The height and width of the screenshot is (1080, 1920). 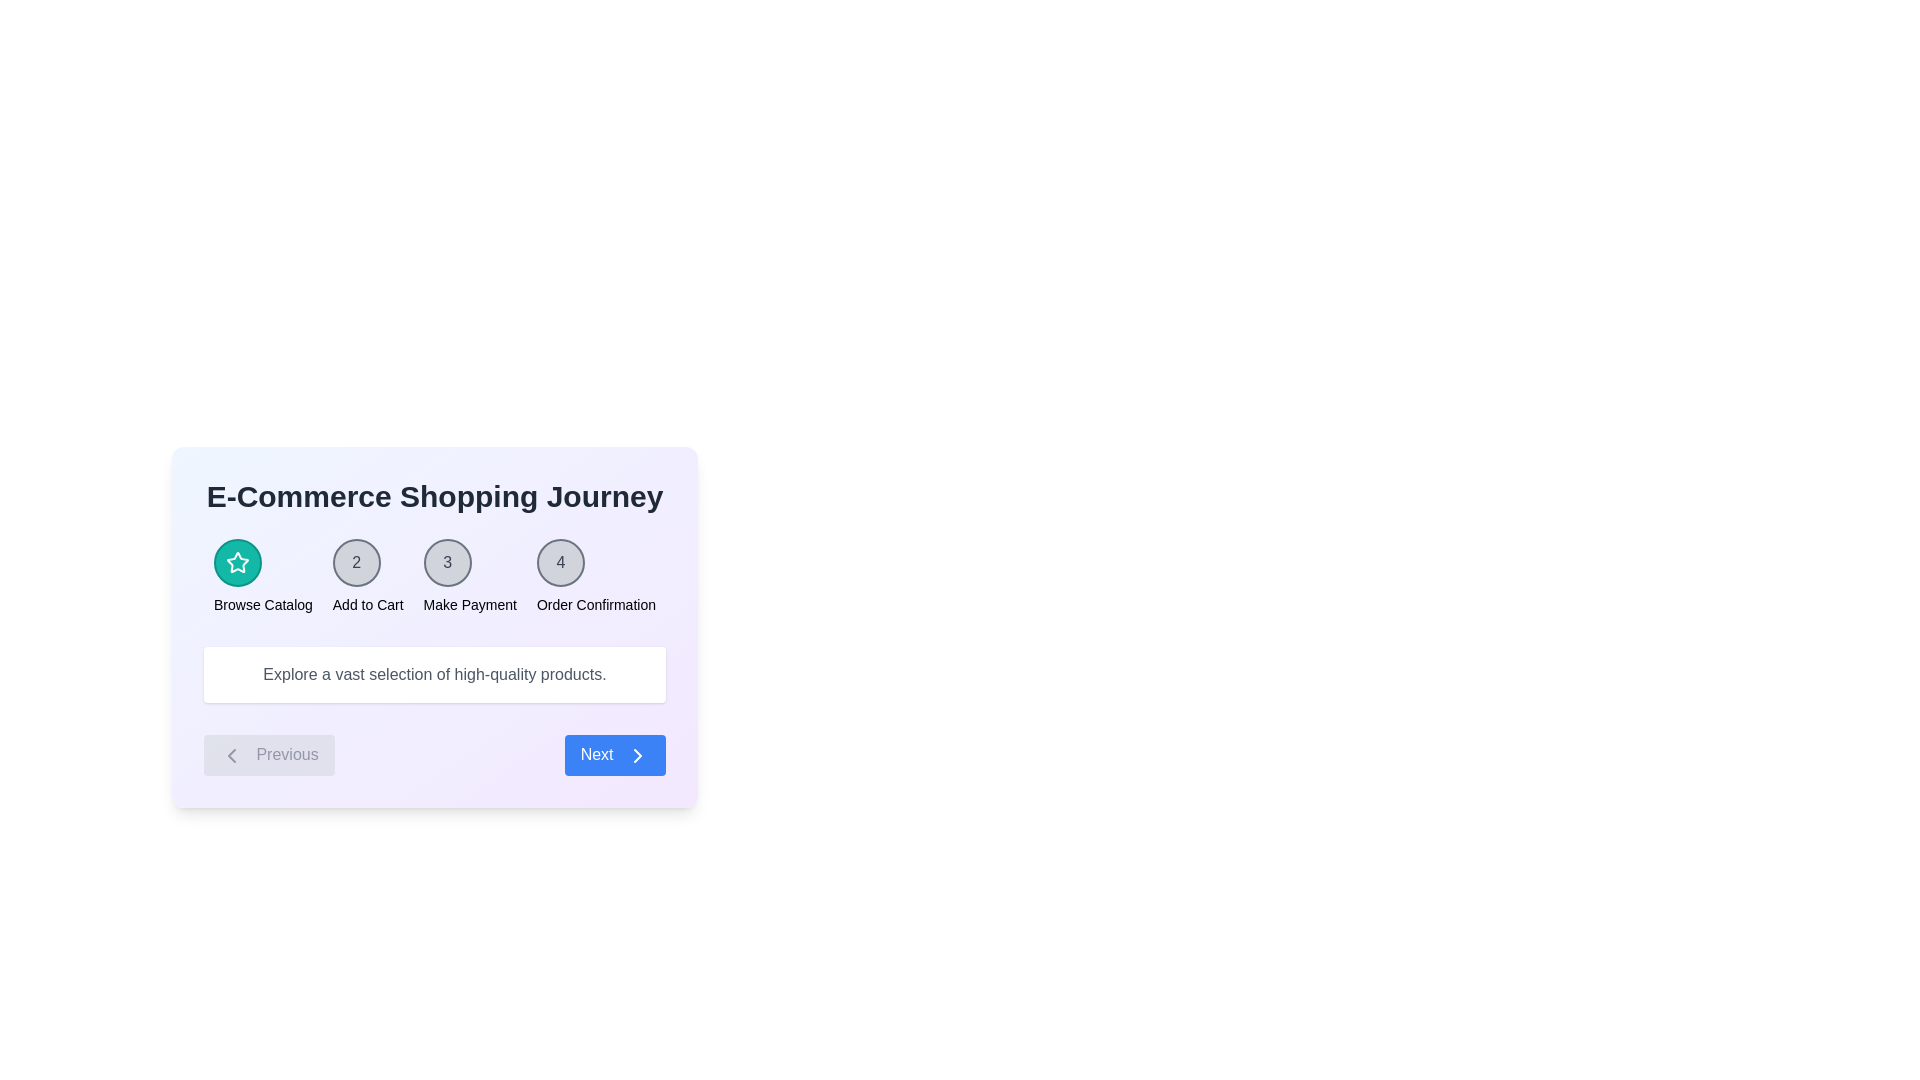 What do you see at coordinates (368, 604) in the screenshot?
I see `the 'Add to Cart' text label, which is centrally aligned beneath the circled number '2' in the E-Commerce Shopping Journey interface` at bounding box center [368, 604].